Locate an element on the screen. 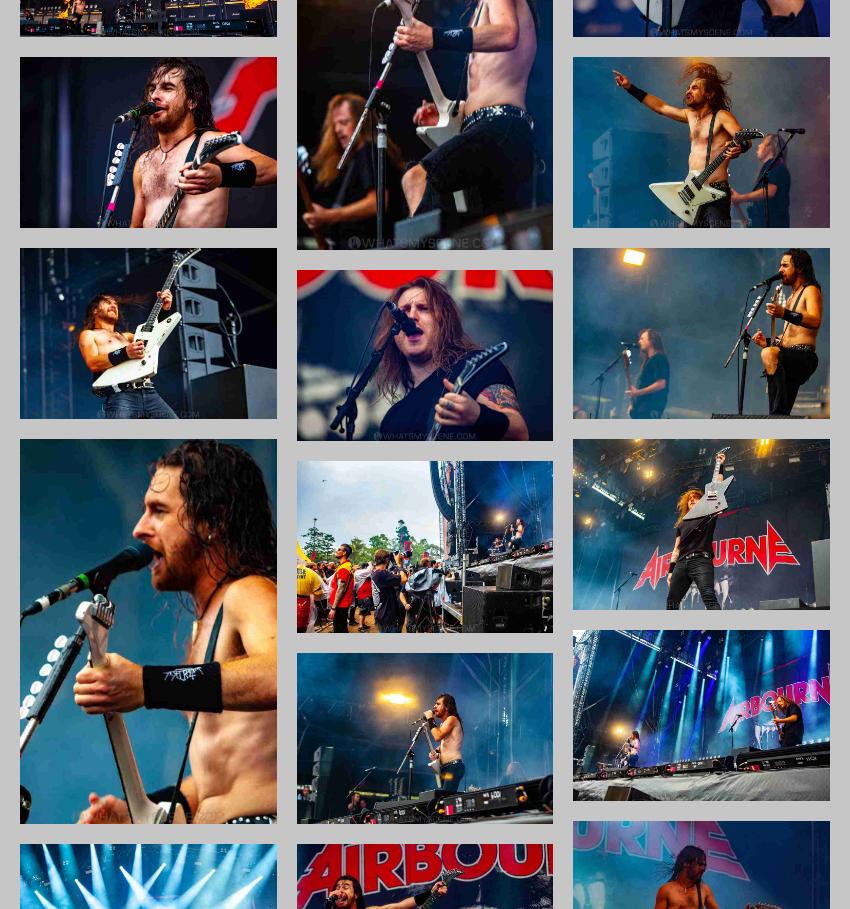 The height and width of the screenshot is (909, 850). 'May 2021' is located at coordinates (634, 479).